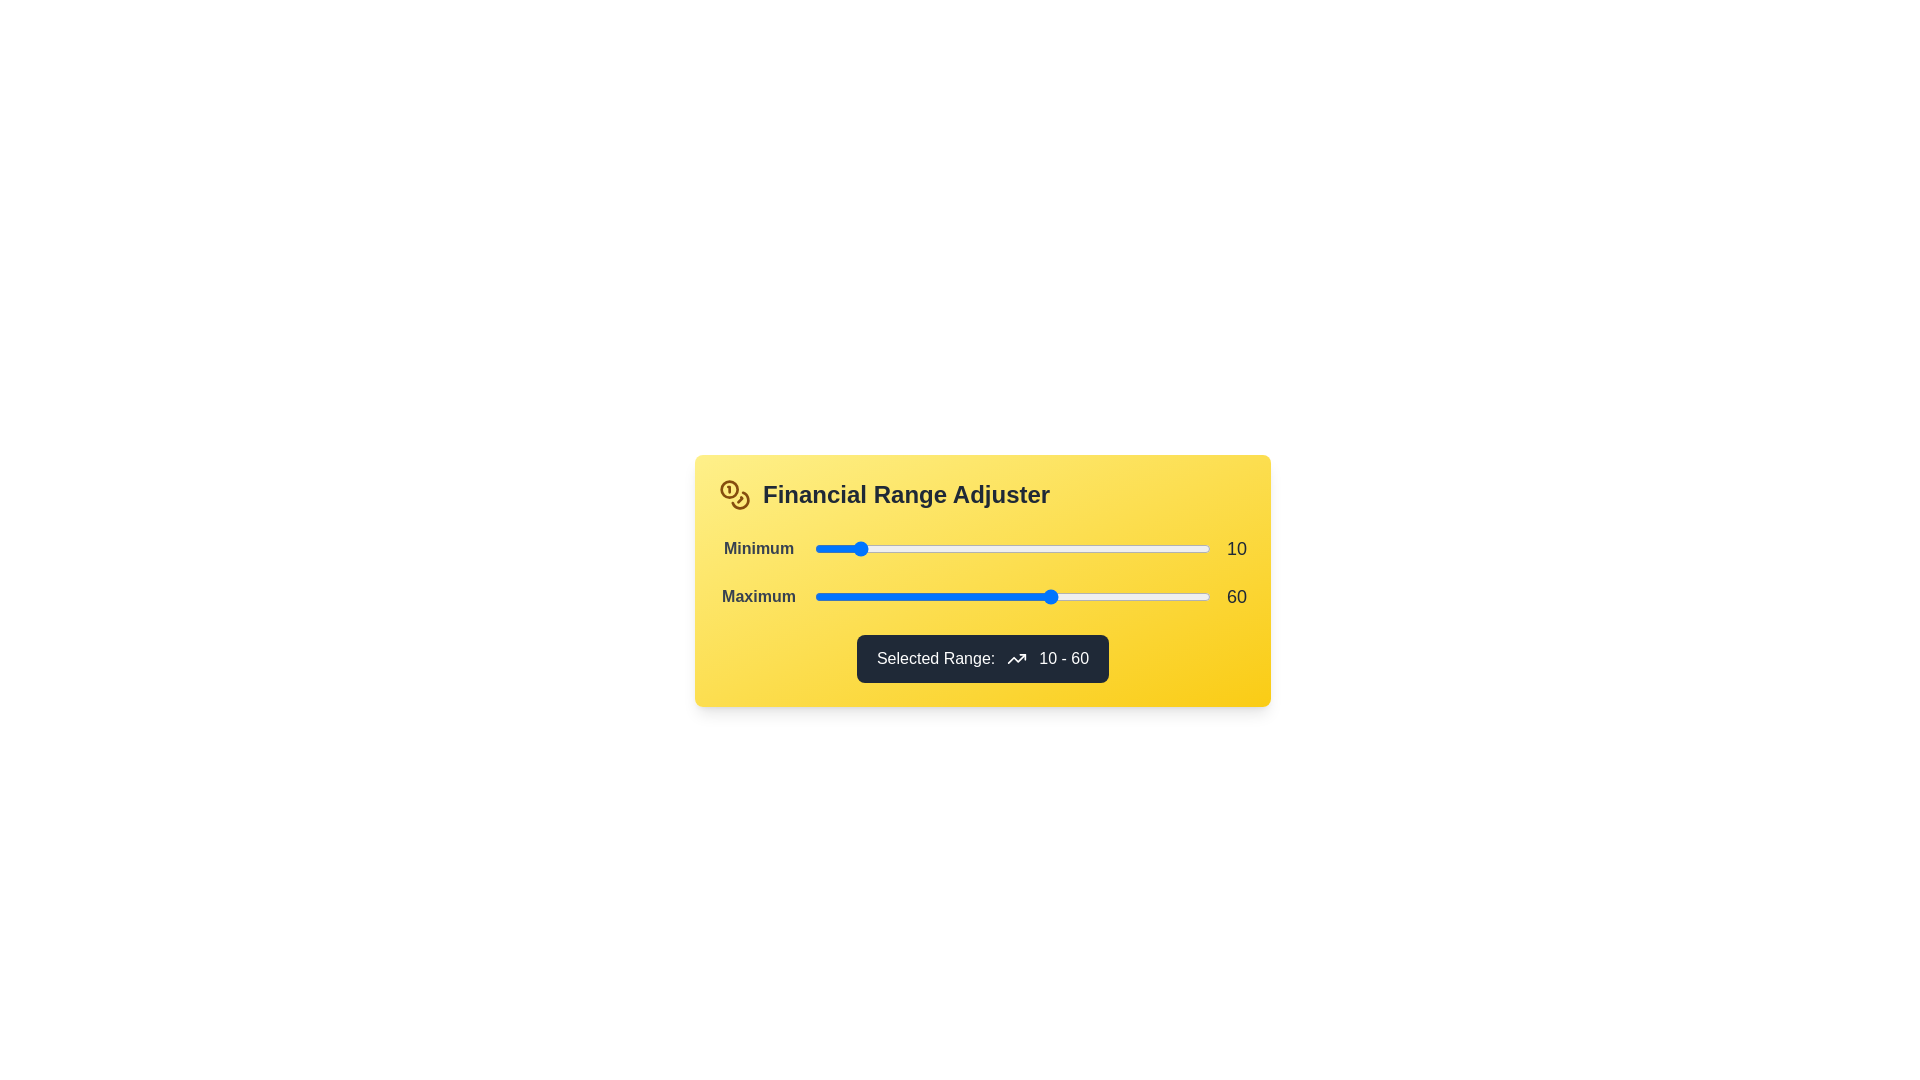 Image resolution: width=1920 pixels, height=1080 pixels. I want to click on the 'Maximum' range slider to 49, so click(1008, 596).